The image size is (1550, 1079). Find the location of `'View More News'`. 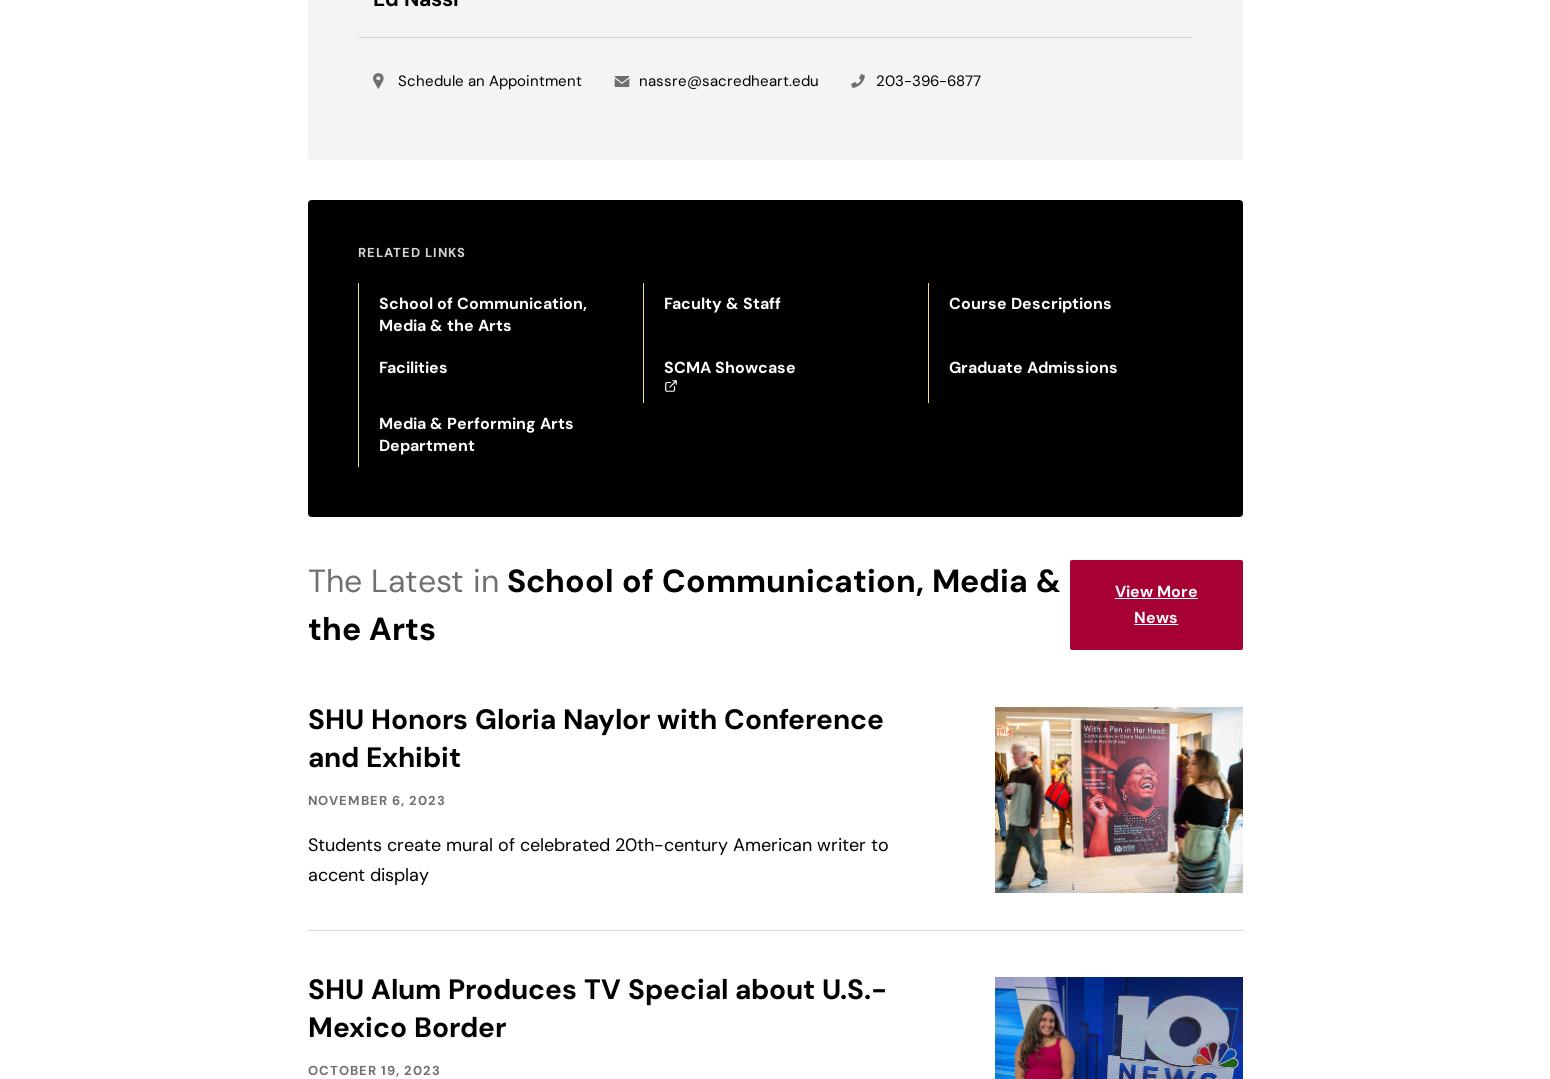

'View More News' is located at coordinates (1154, 604).